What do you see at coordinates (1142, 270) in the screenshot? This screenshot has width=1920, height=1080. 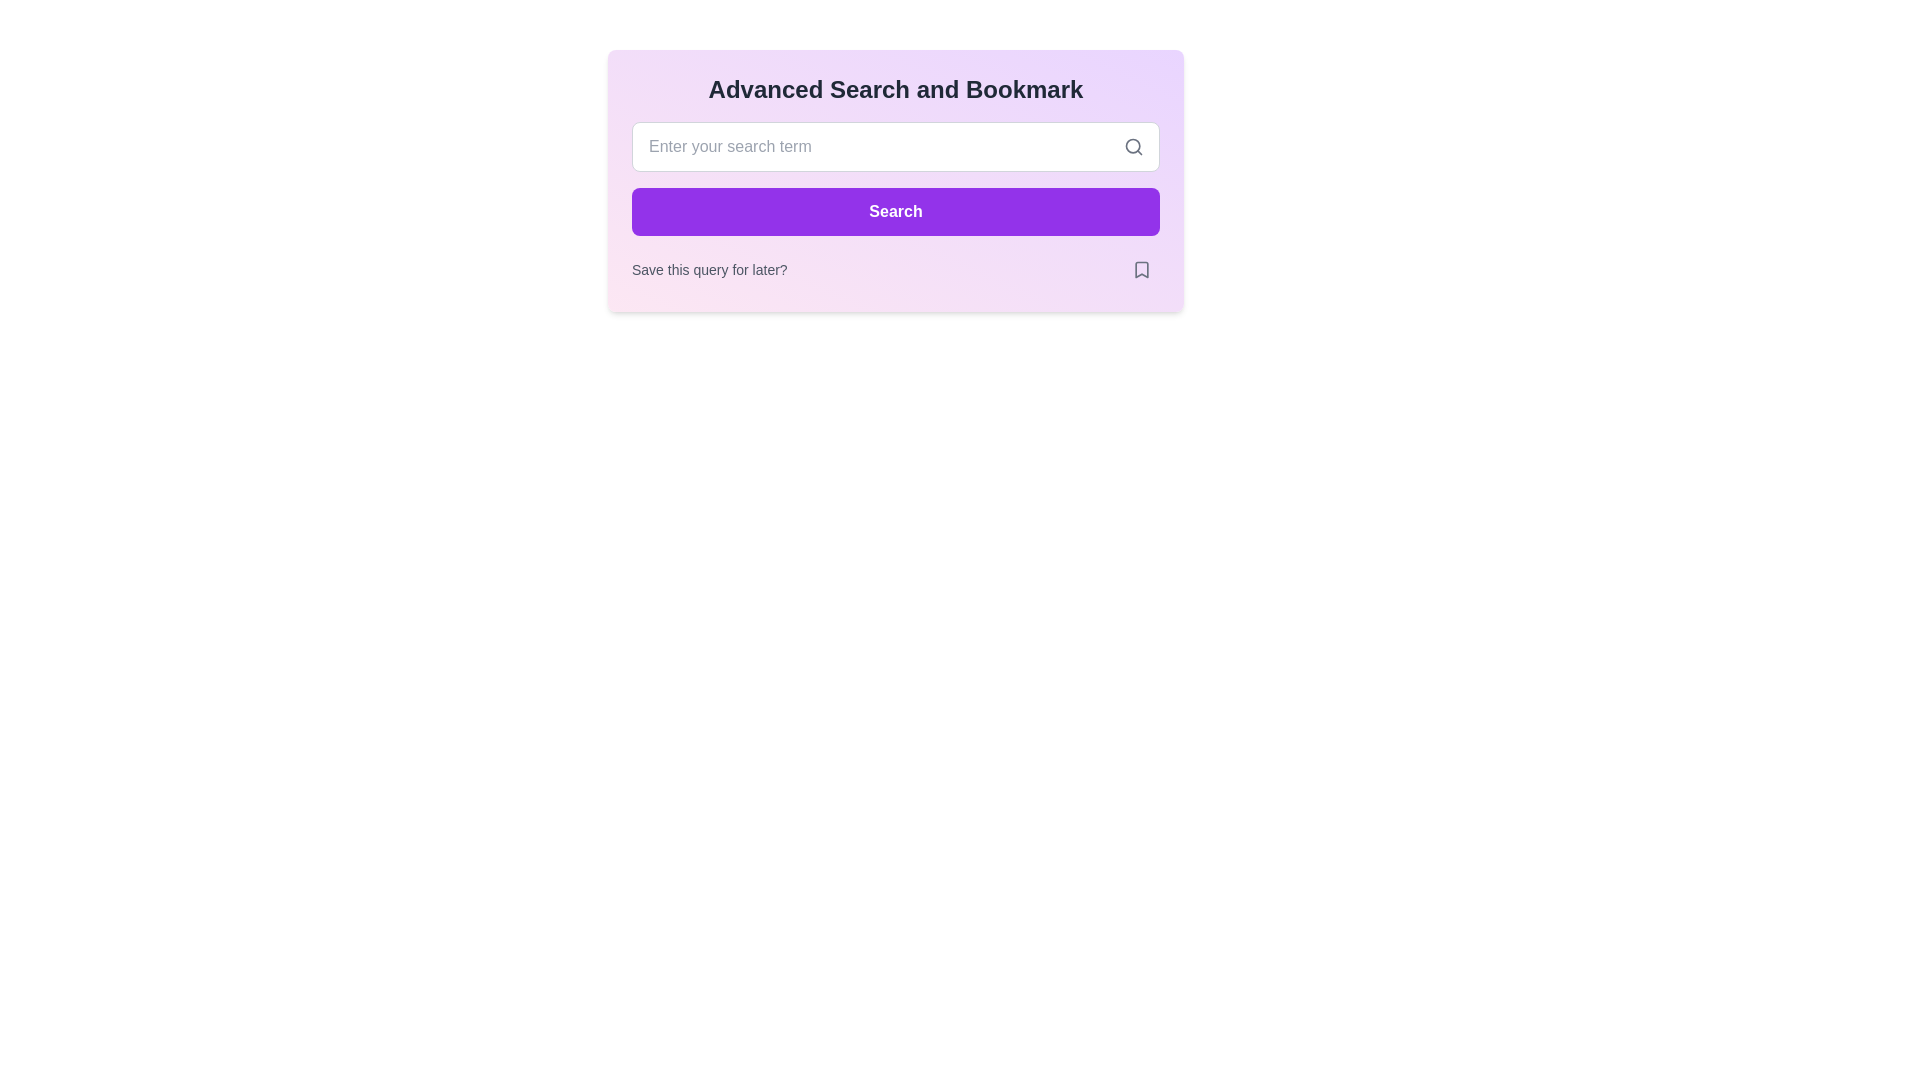 I see `the bookmark icon located in the bottom-right corner of the rounded button labeled 'Save this query for later?'` at bounding box center [1142, 270].